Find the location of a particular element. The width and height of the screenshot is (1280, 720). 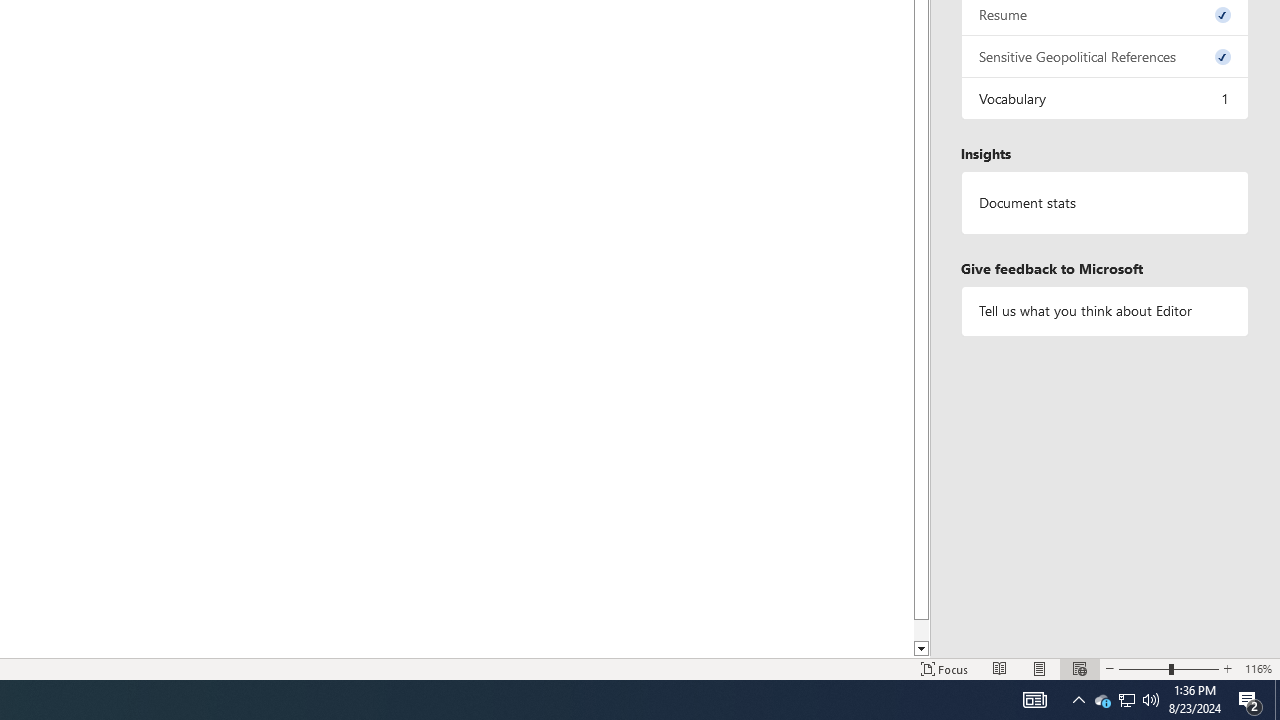

'Vocabulary, 1 issue. Press space or enter to review items.' is located at coordinates (1104, 98).